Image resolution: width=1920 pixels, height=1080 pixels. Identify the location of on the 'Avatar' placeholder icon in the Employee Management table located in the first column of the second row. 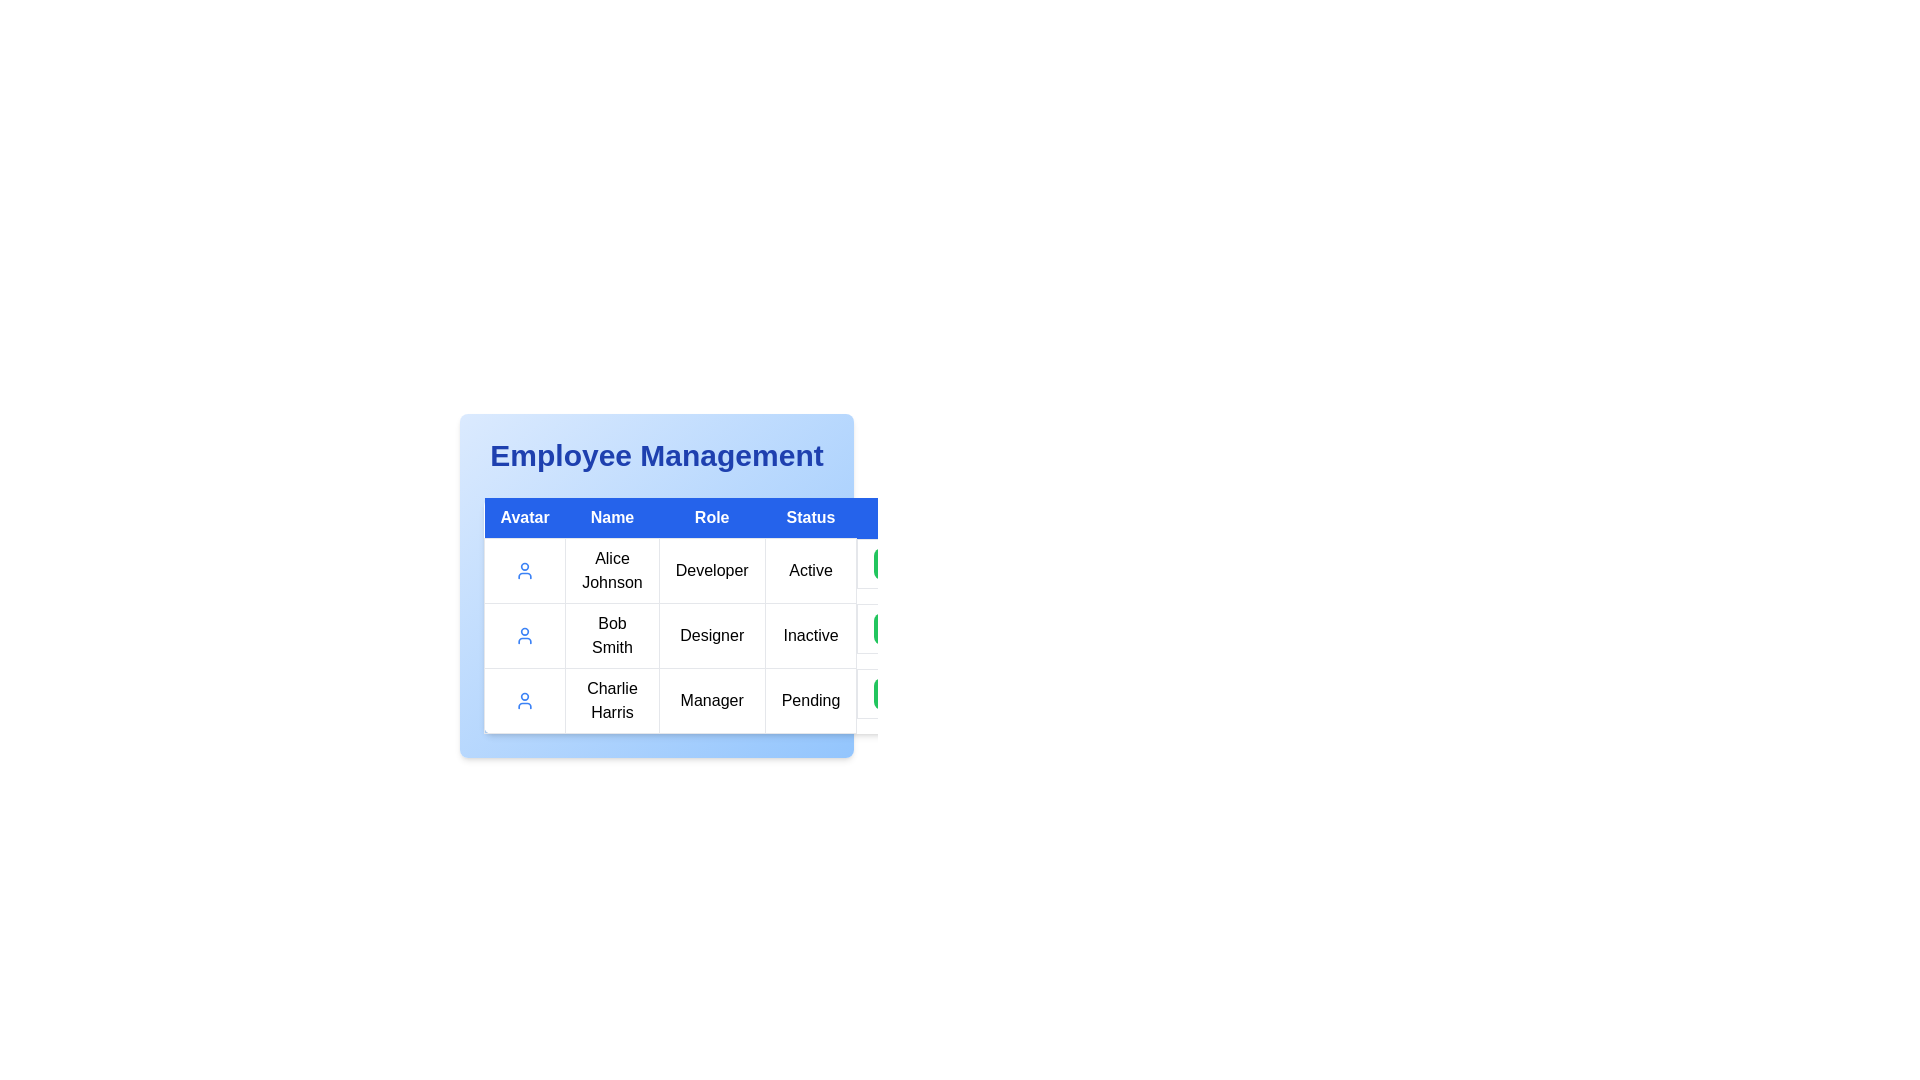
(525, 636).